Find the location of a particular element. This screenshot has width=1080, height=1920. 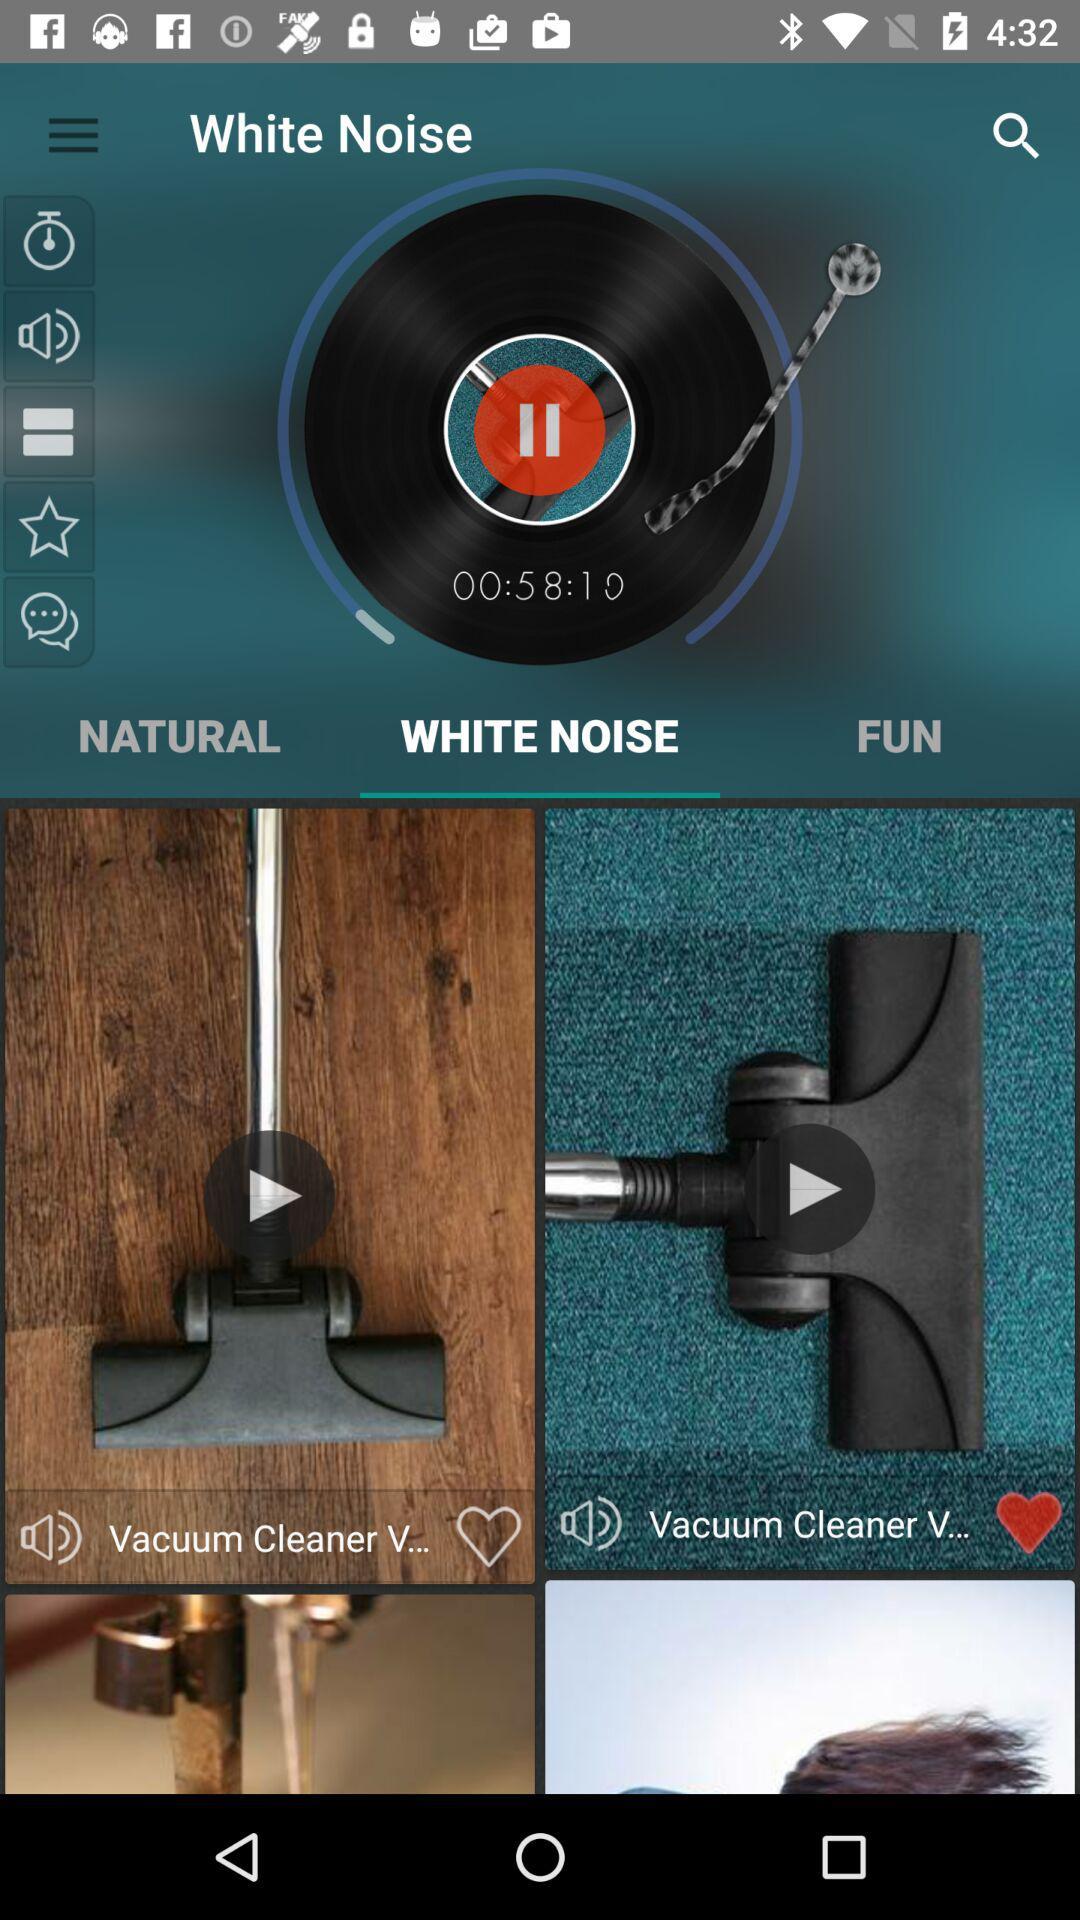

vacumm cleaner sounds is located at coordinates (590, 1522).